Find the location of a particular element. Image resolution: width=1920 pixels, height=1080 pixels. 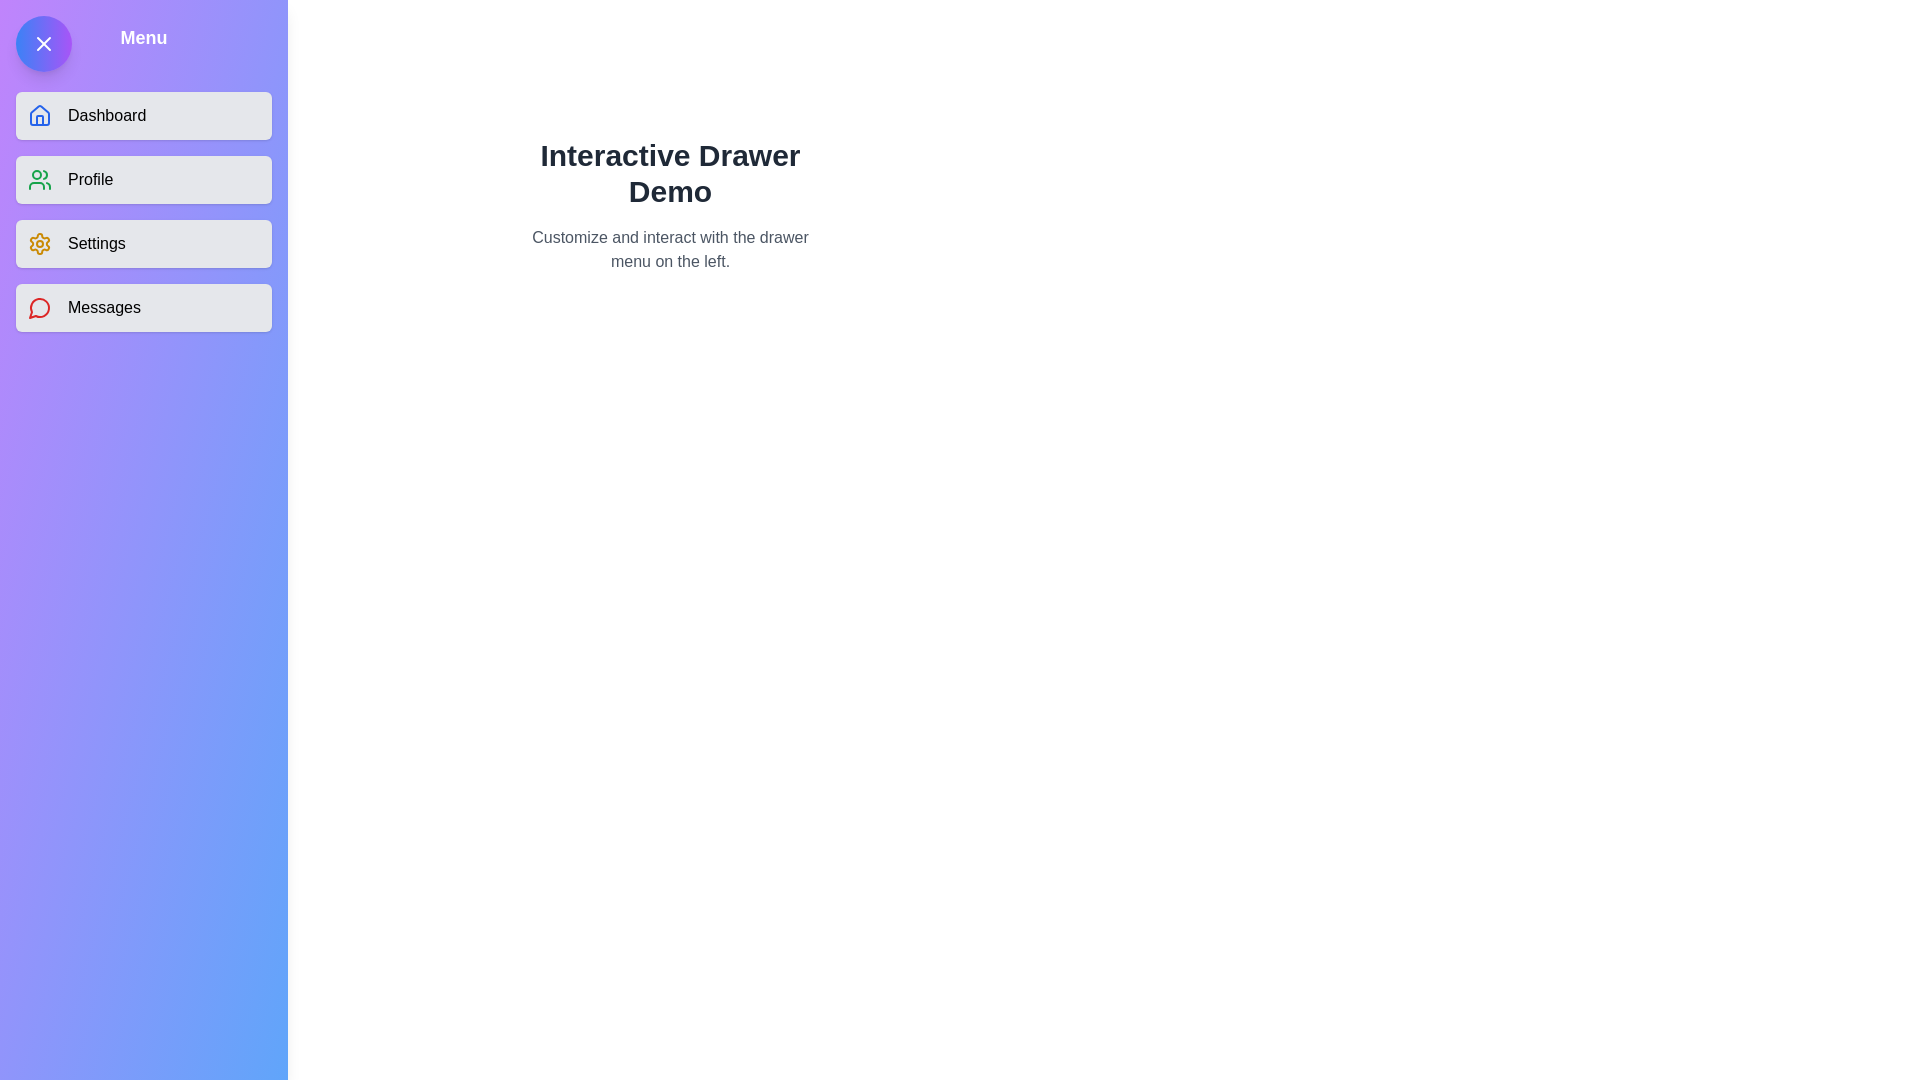

the menu item Messages from the drawer is located at coordinates (143, 308).